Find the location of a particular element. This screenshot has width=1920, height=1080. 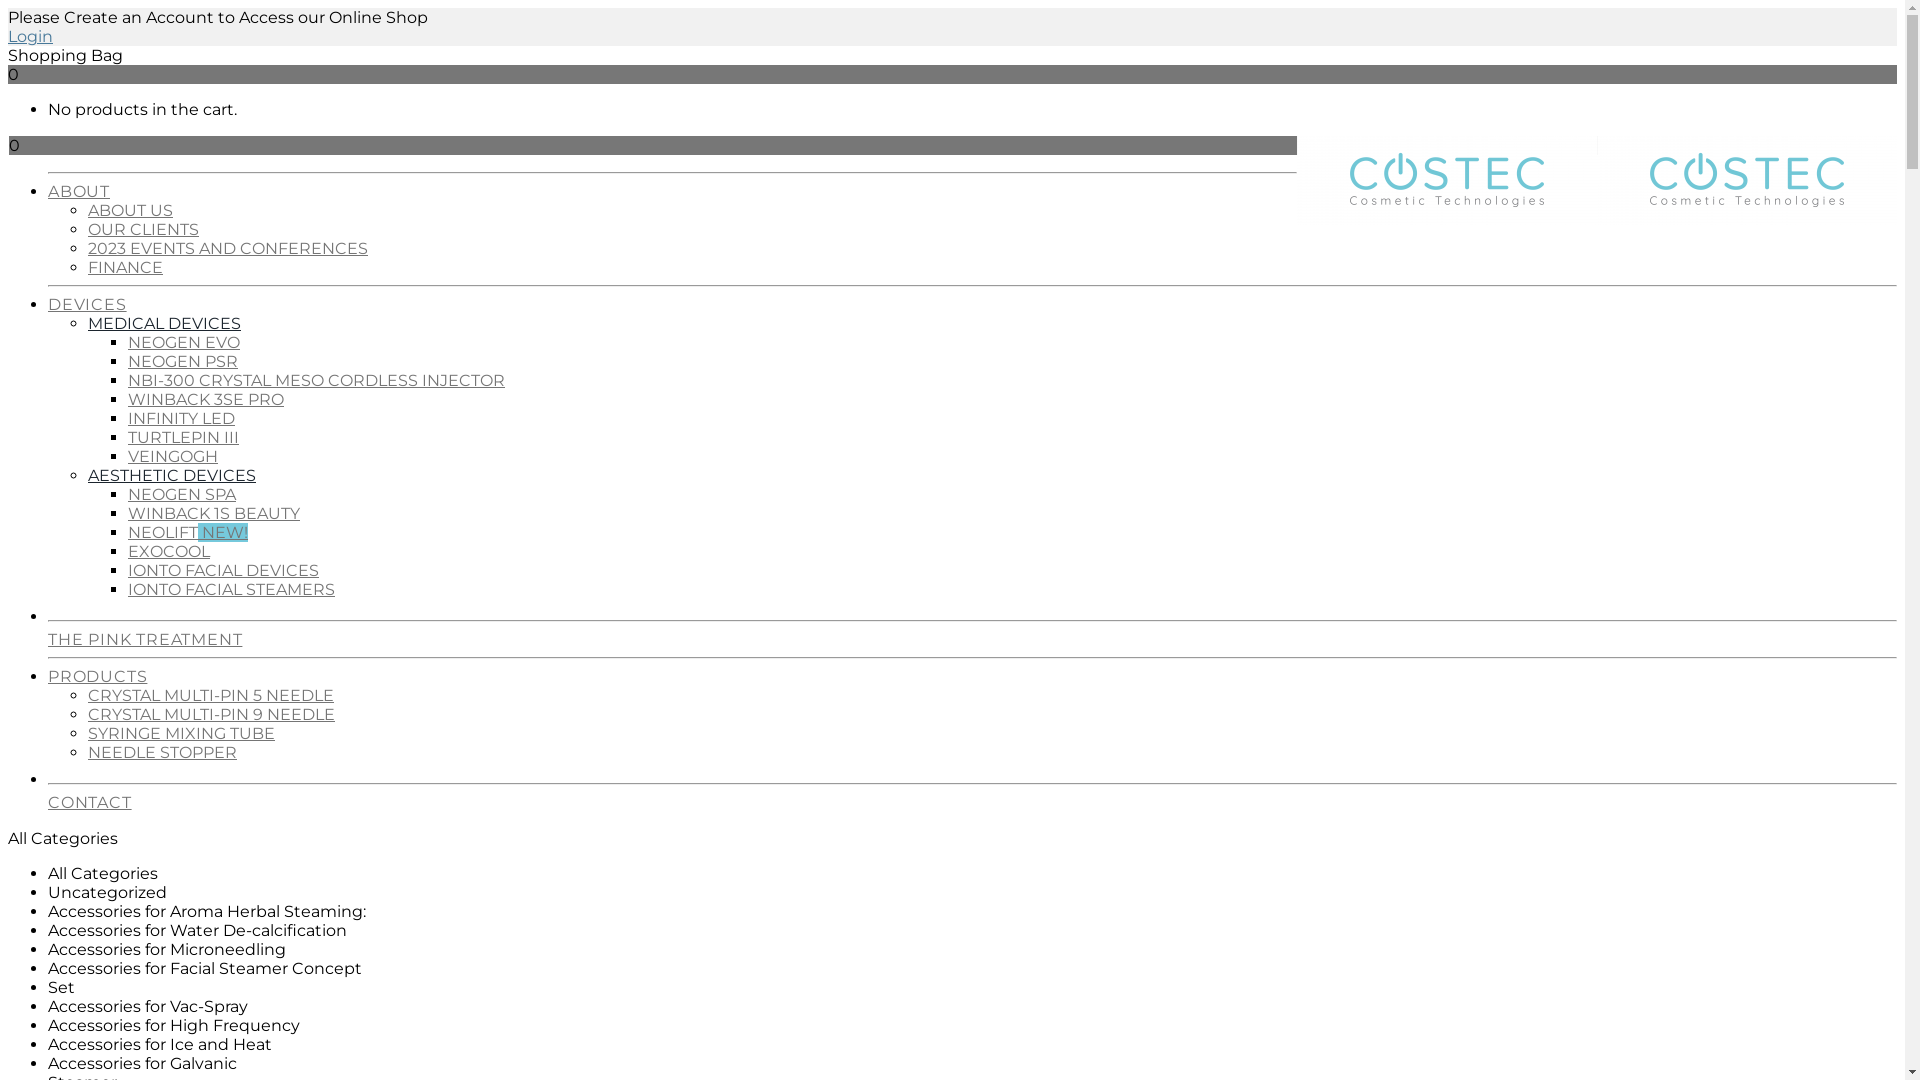

'IONTO FACIAL DEVICES' is located at coordinates (223, 570).